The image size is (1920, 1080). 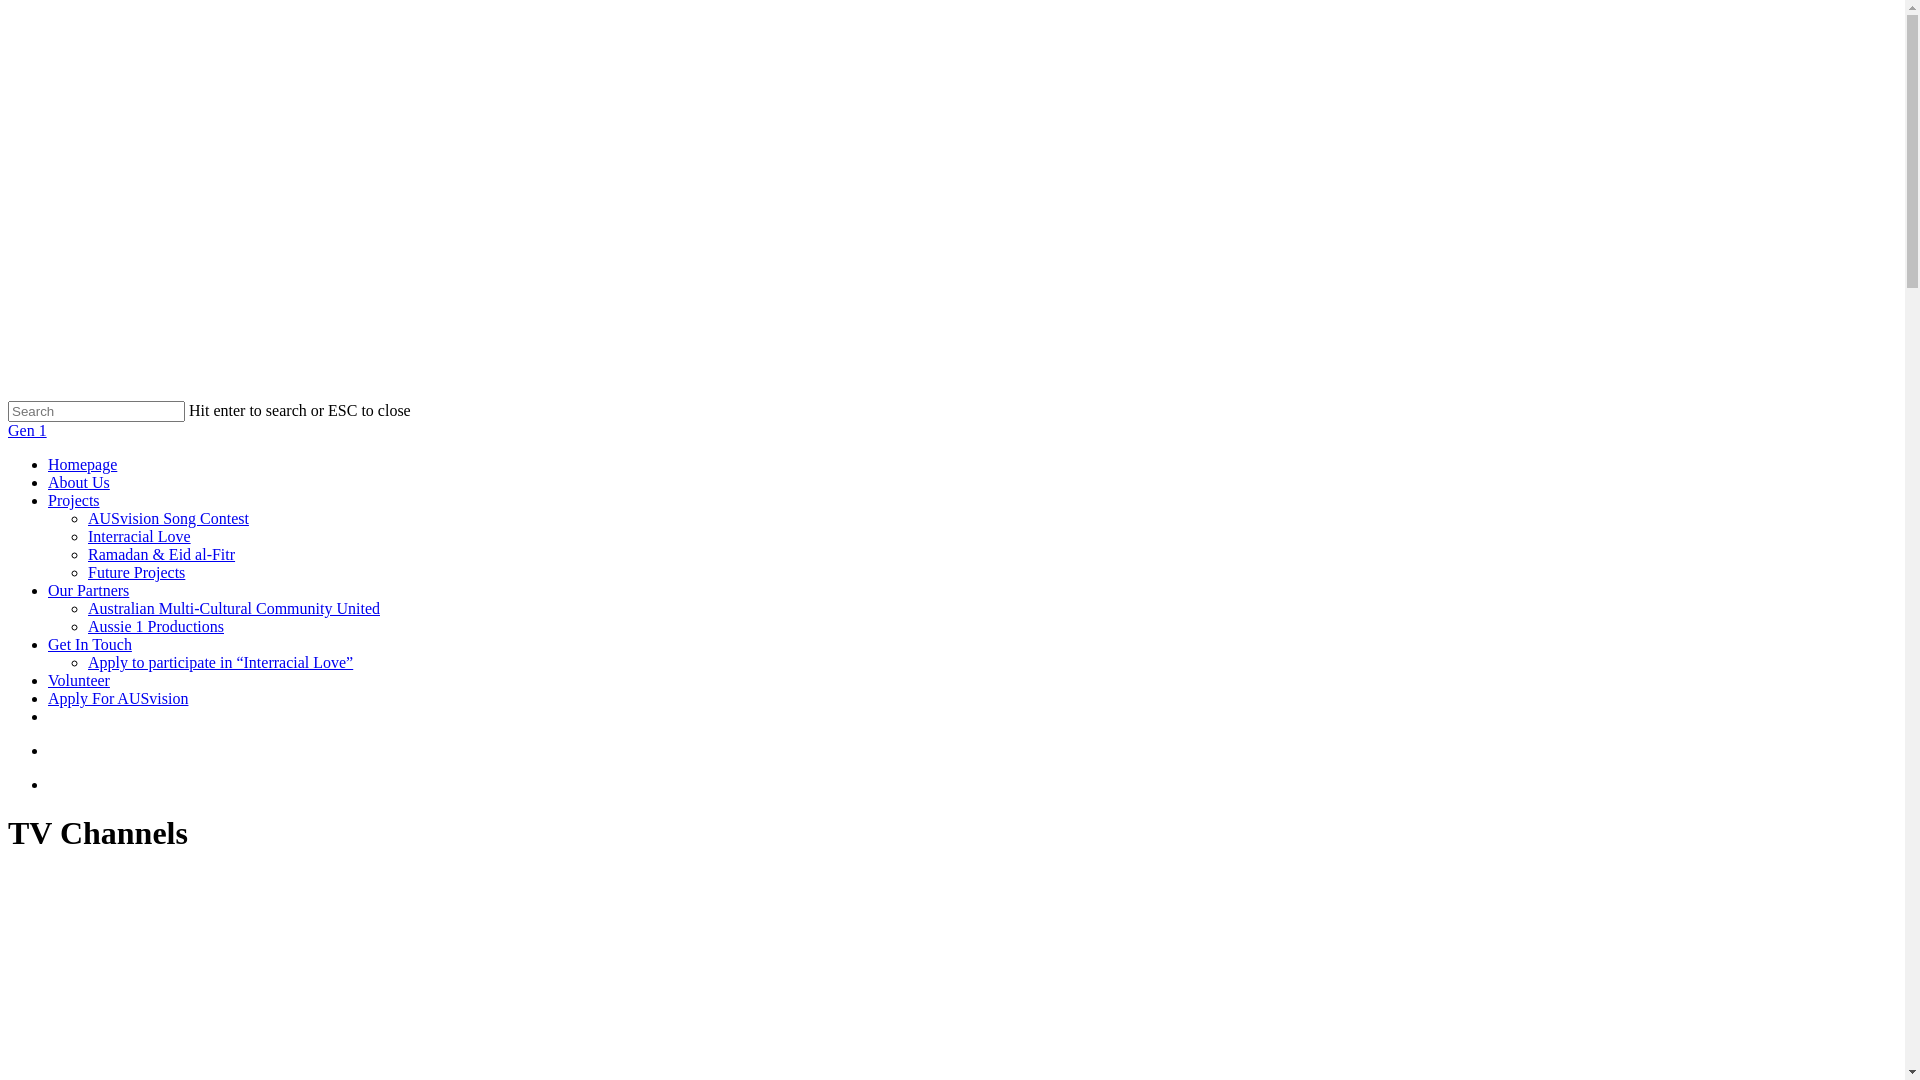 What do you see at coordinates (78, 679) in the screenshot?
I see `'Volunteer'` at bounding box center [78, 679].